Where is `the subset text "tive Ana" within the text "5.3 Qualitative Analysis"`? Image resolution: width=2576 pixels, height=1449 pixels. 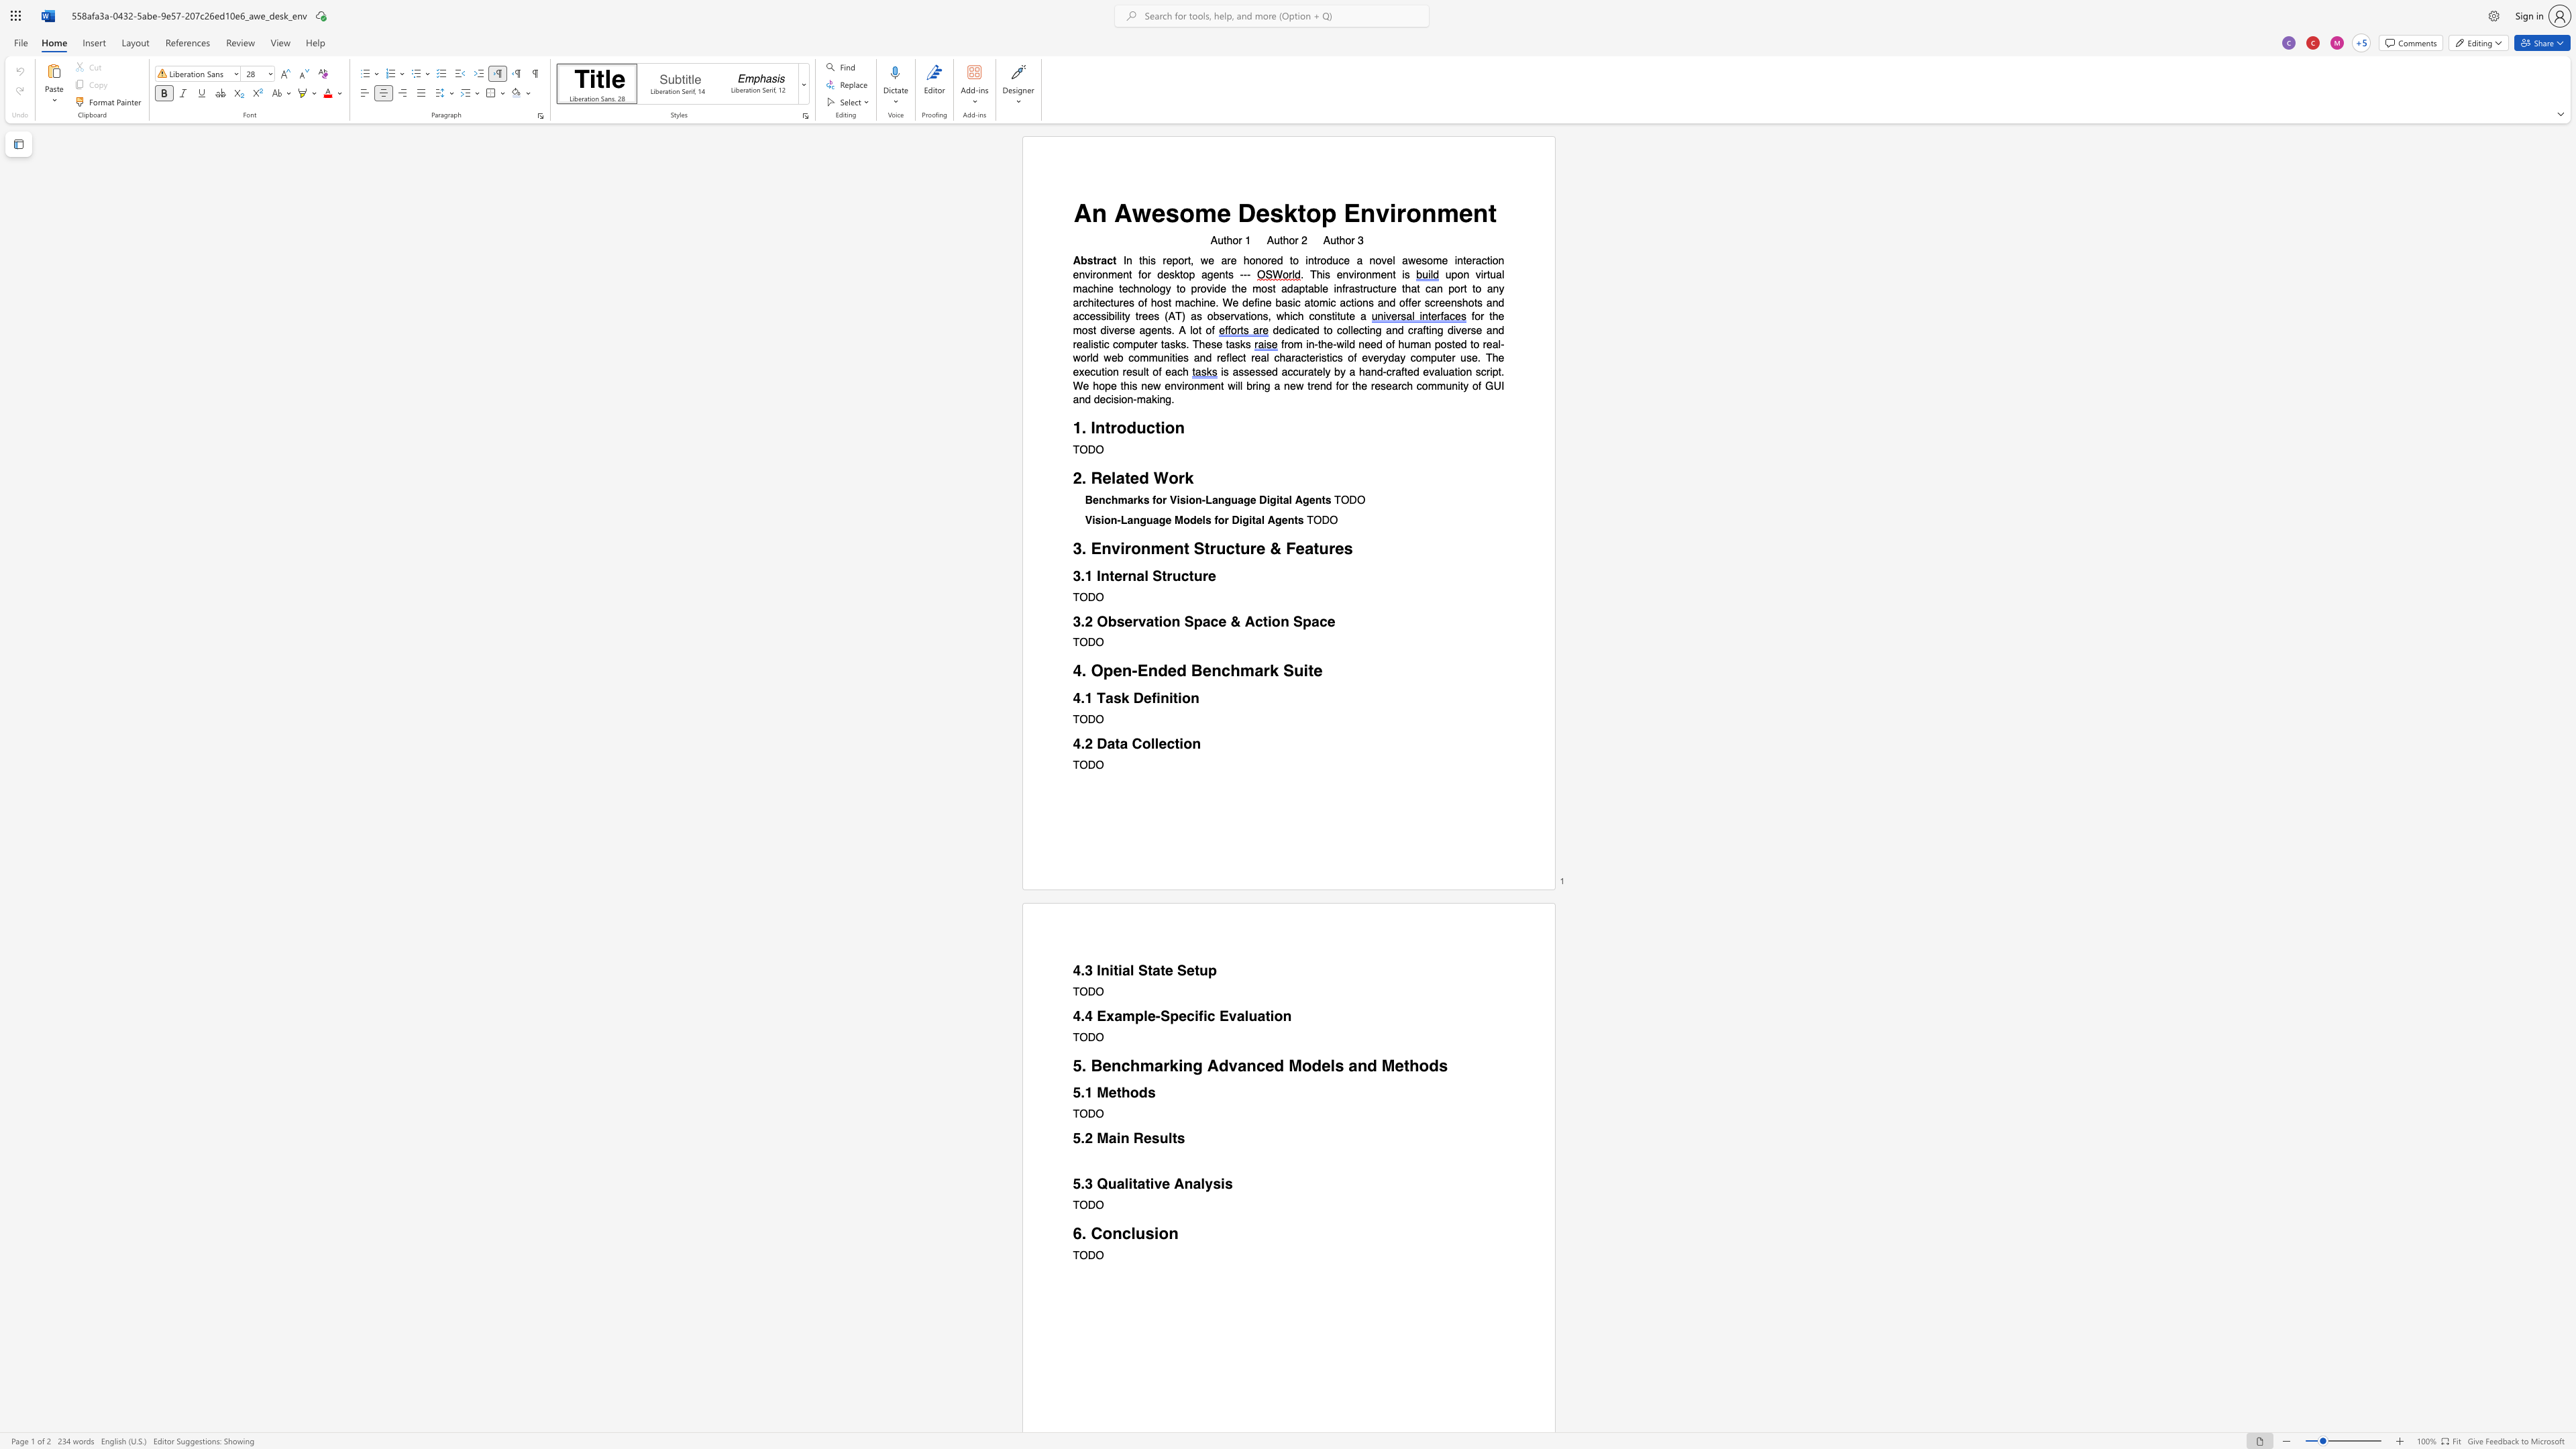 the subset text "tive Ana" within the text "5.3 Qualitative Analysis" is located at coordinates (1144, 1183).